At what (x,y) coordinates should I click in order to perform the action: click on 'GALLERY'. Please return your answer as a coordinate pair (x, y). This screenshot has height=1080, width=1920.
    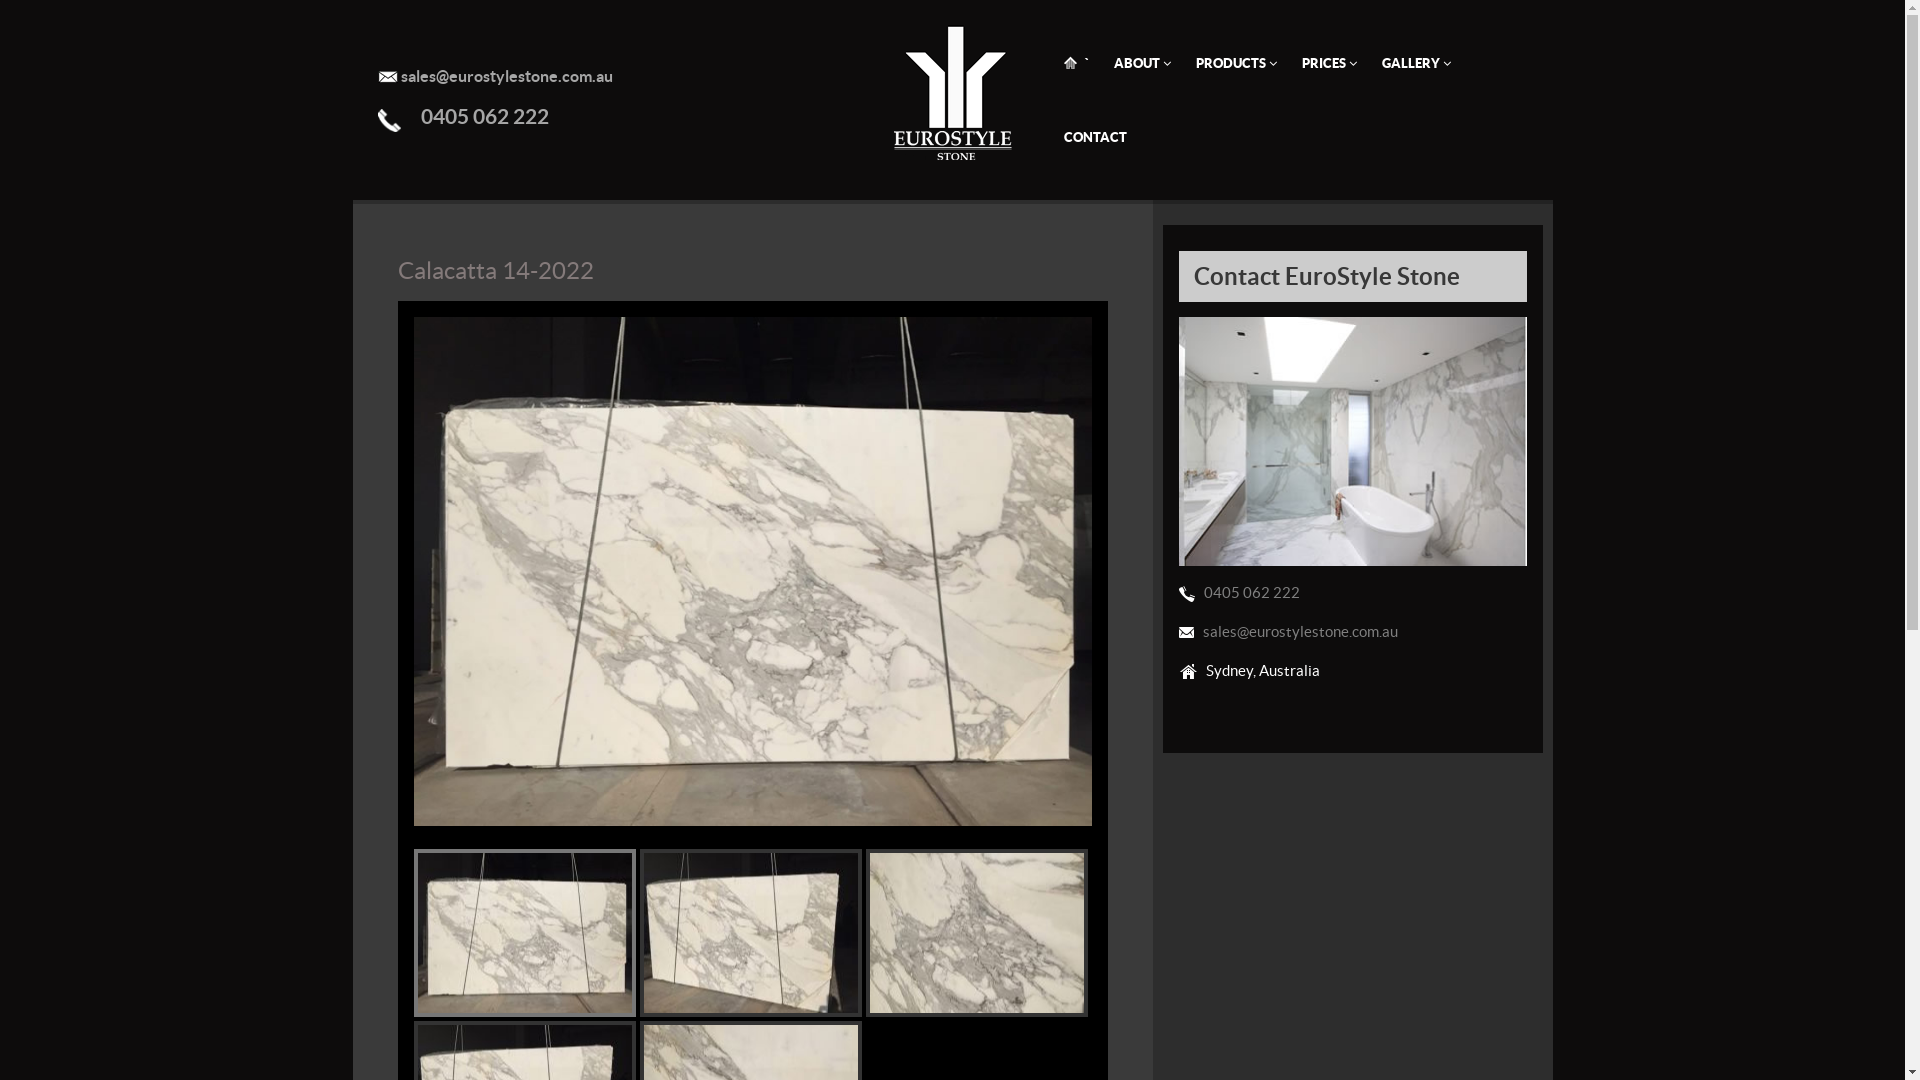
    Looking at the image, I should click on (1371, 62).